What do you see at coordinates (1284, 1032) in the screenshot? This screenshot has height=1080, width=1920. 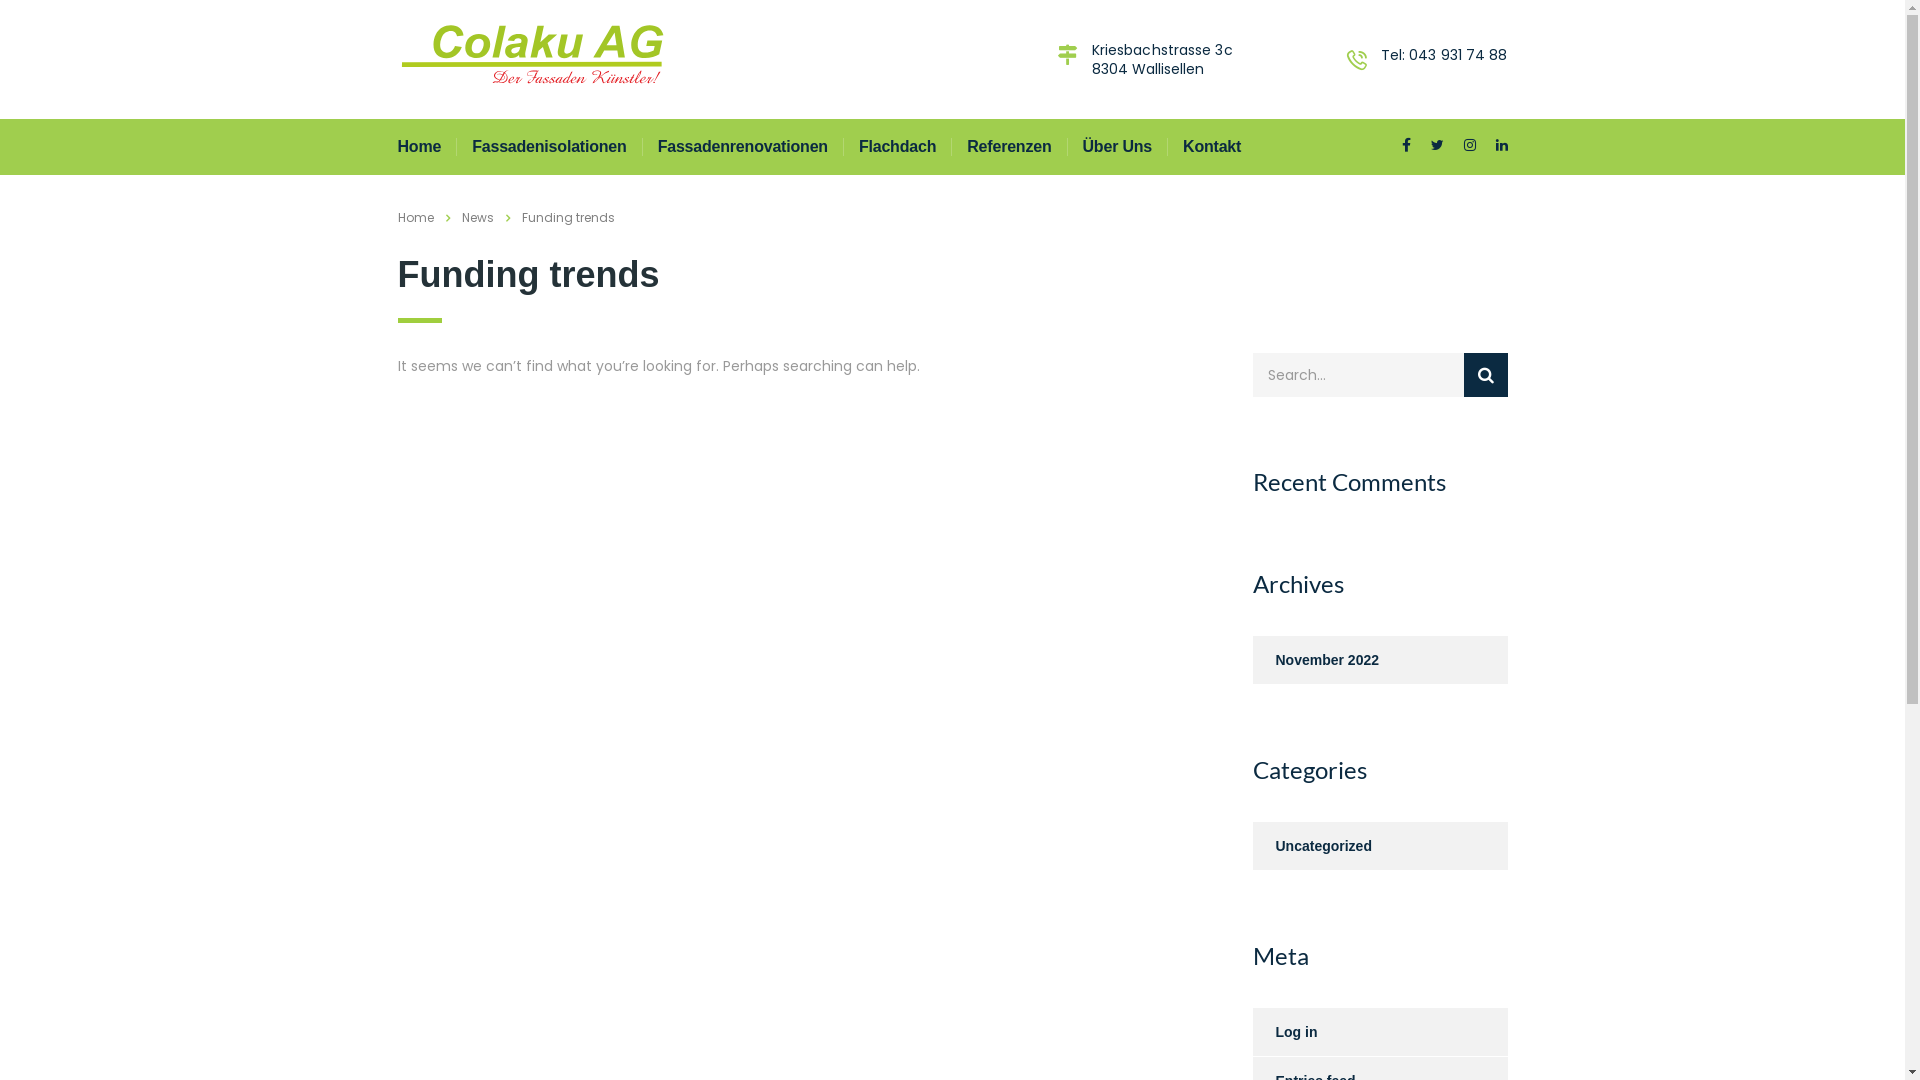 I see `'Log in'` at bounding box center [1284, 1032].